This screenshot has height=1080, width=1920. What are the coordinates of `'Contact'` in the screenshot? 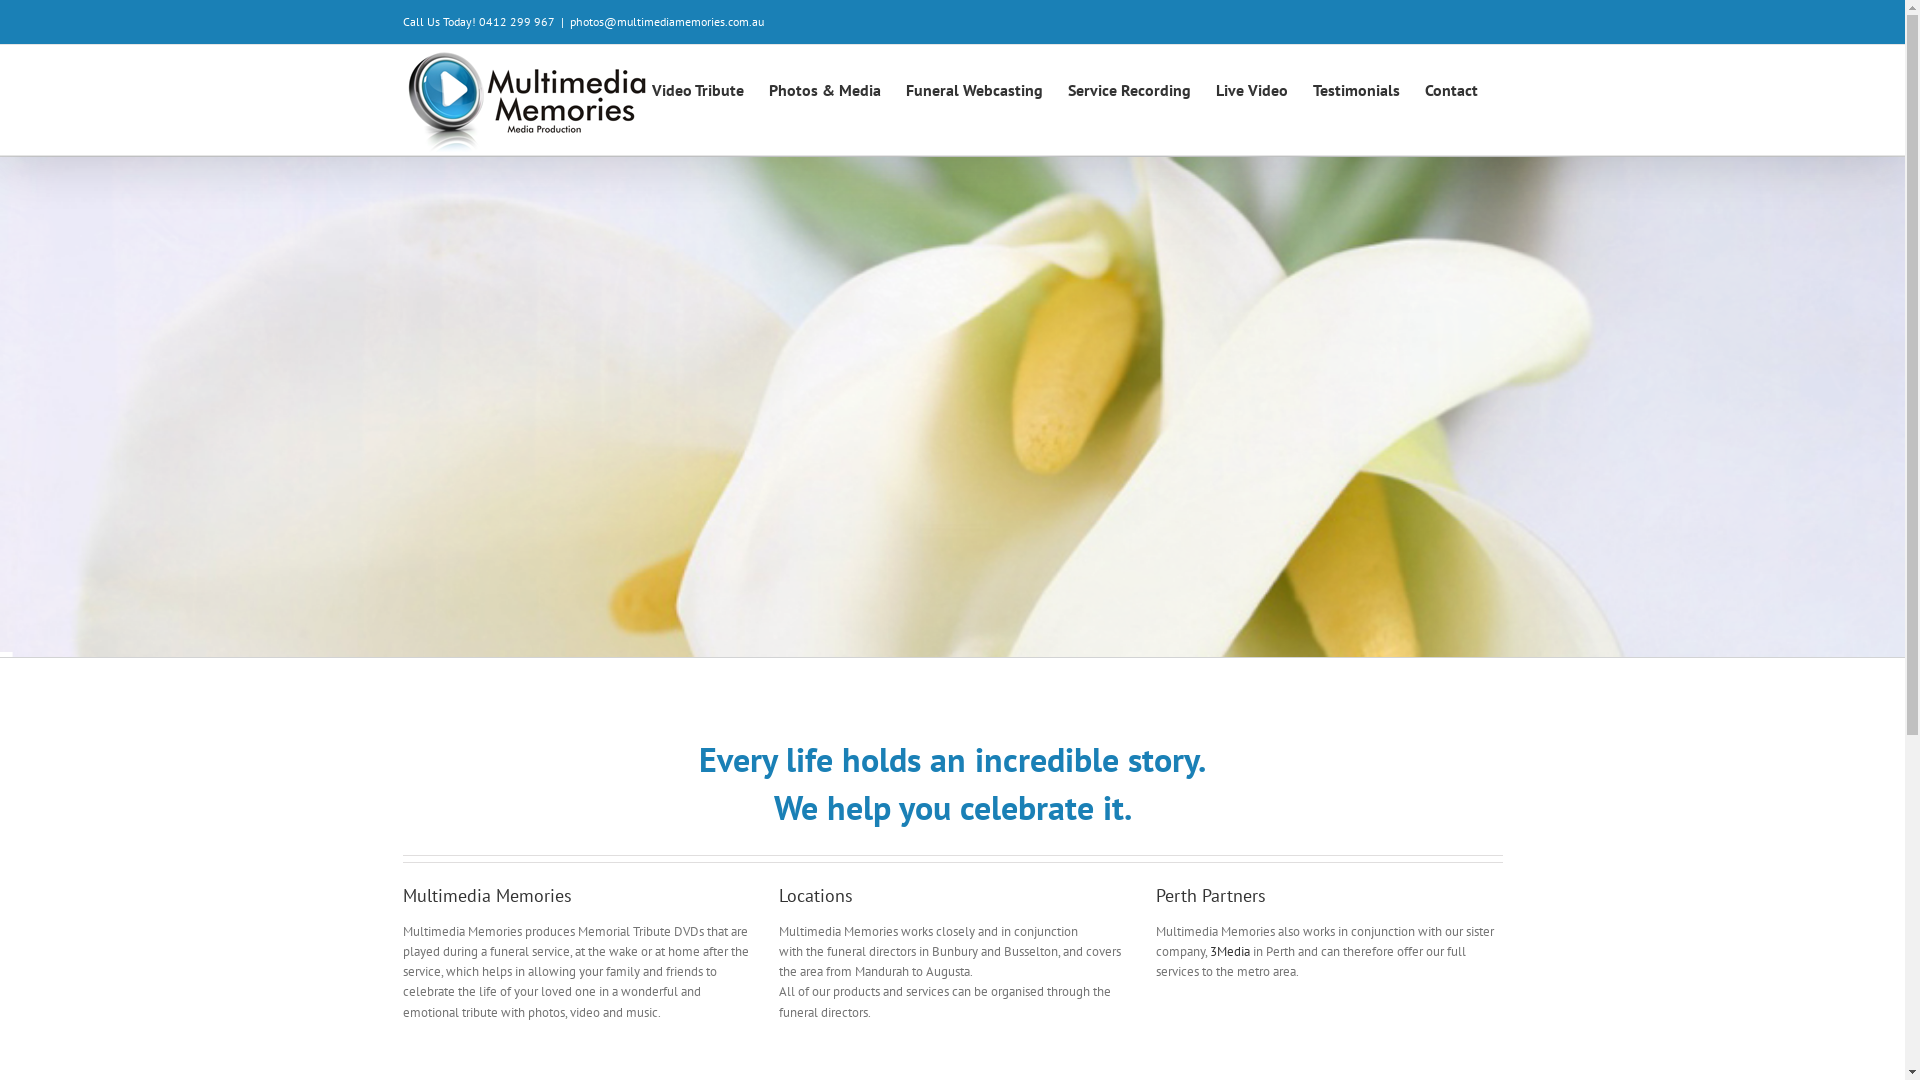 It's located at (1450, 87).